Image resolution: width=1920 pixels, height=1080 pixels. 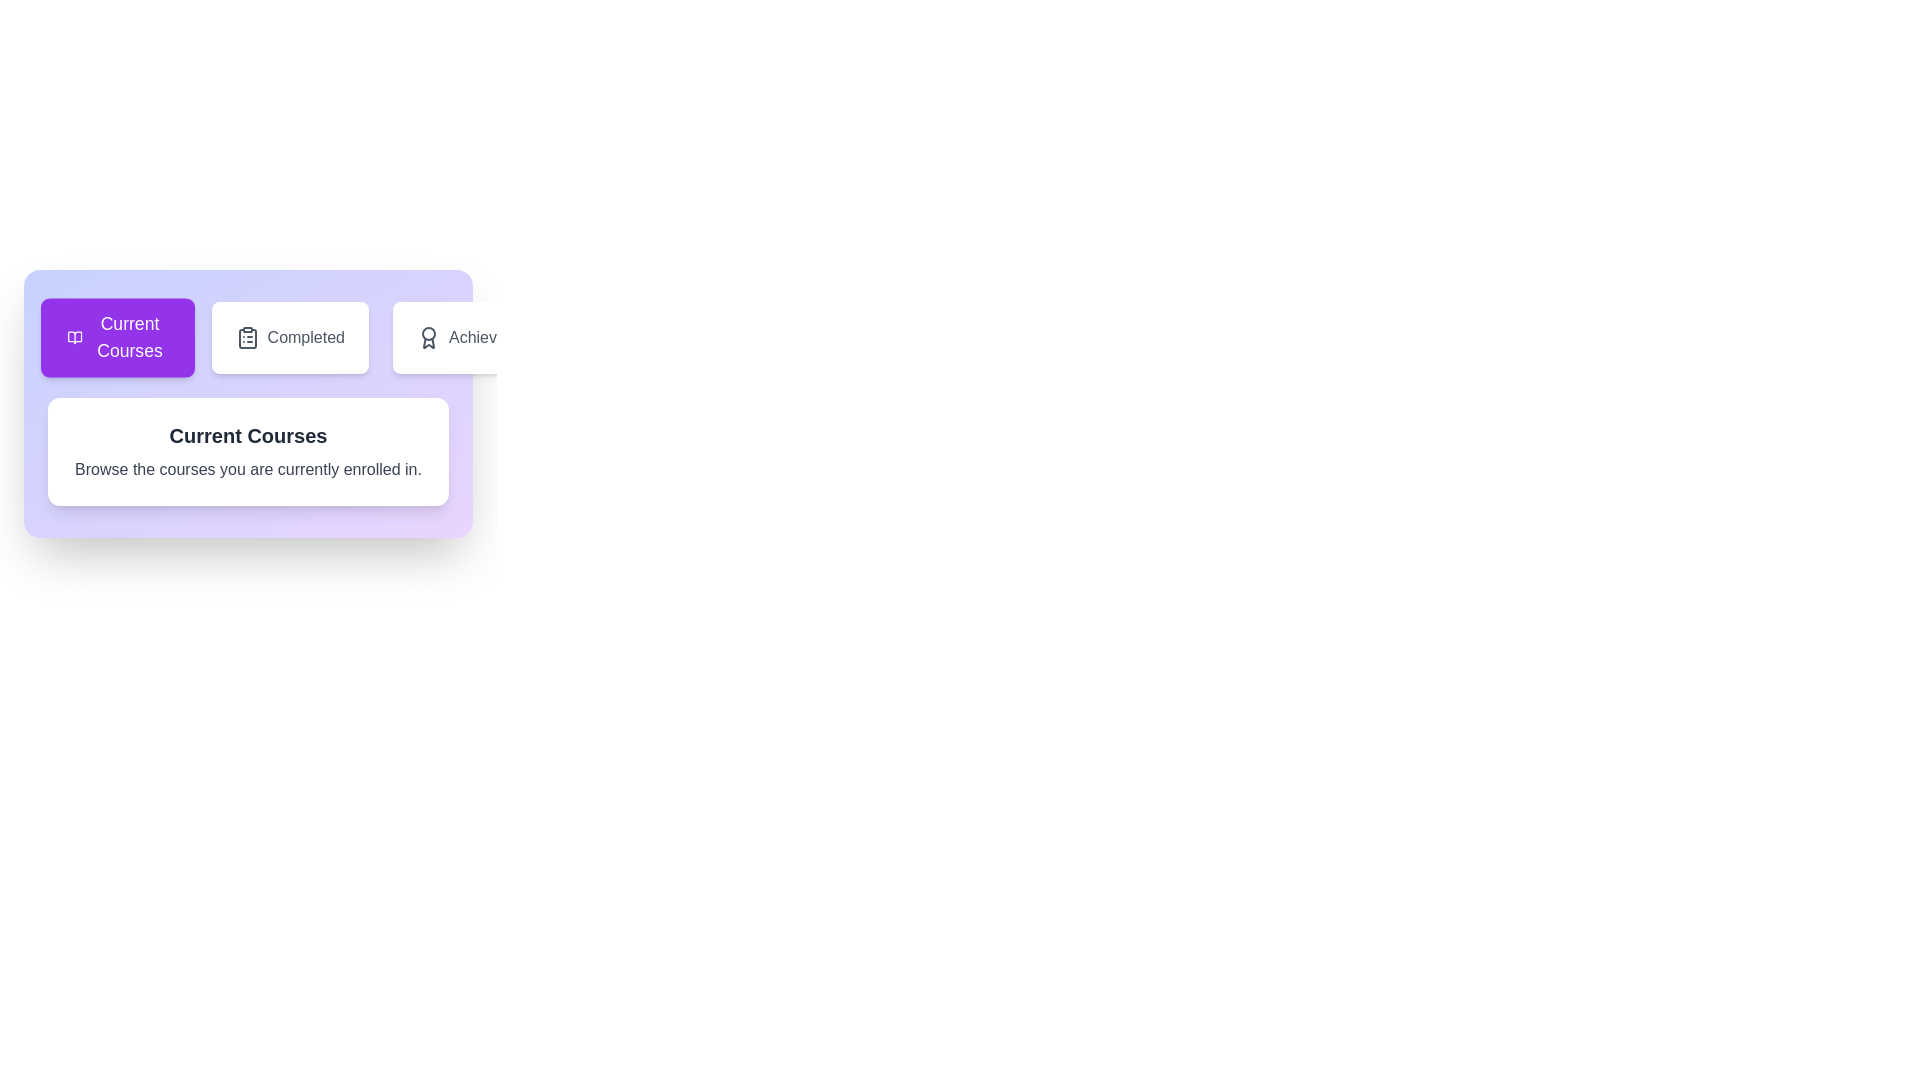 What do you see at coordinates (483, 337) in the screenshot?
I see `the tab labeled Achievements by clicking on it` at bounding box center [483, 337].